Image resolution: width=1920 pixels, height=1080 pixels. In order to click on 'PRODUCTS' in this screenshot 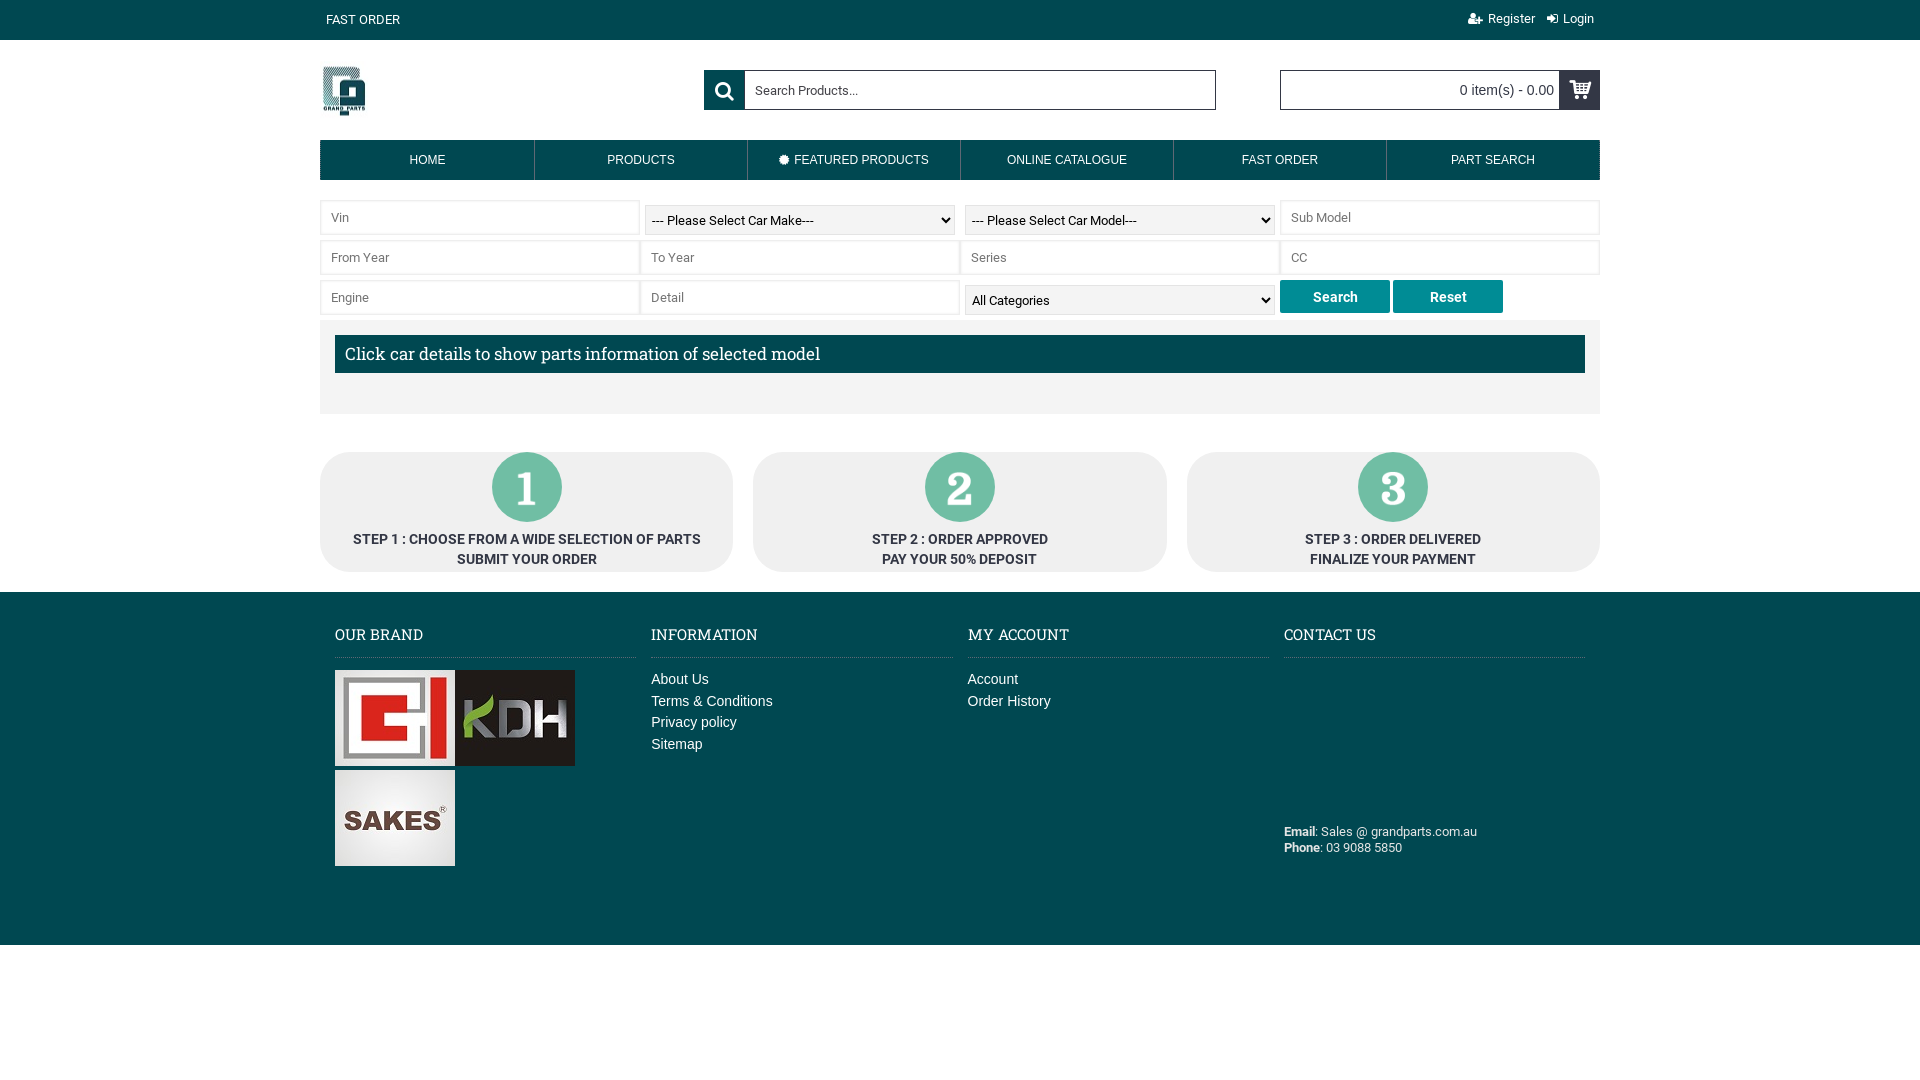, I will do `click(641, 158)`.